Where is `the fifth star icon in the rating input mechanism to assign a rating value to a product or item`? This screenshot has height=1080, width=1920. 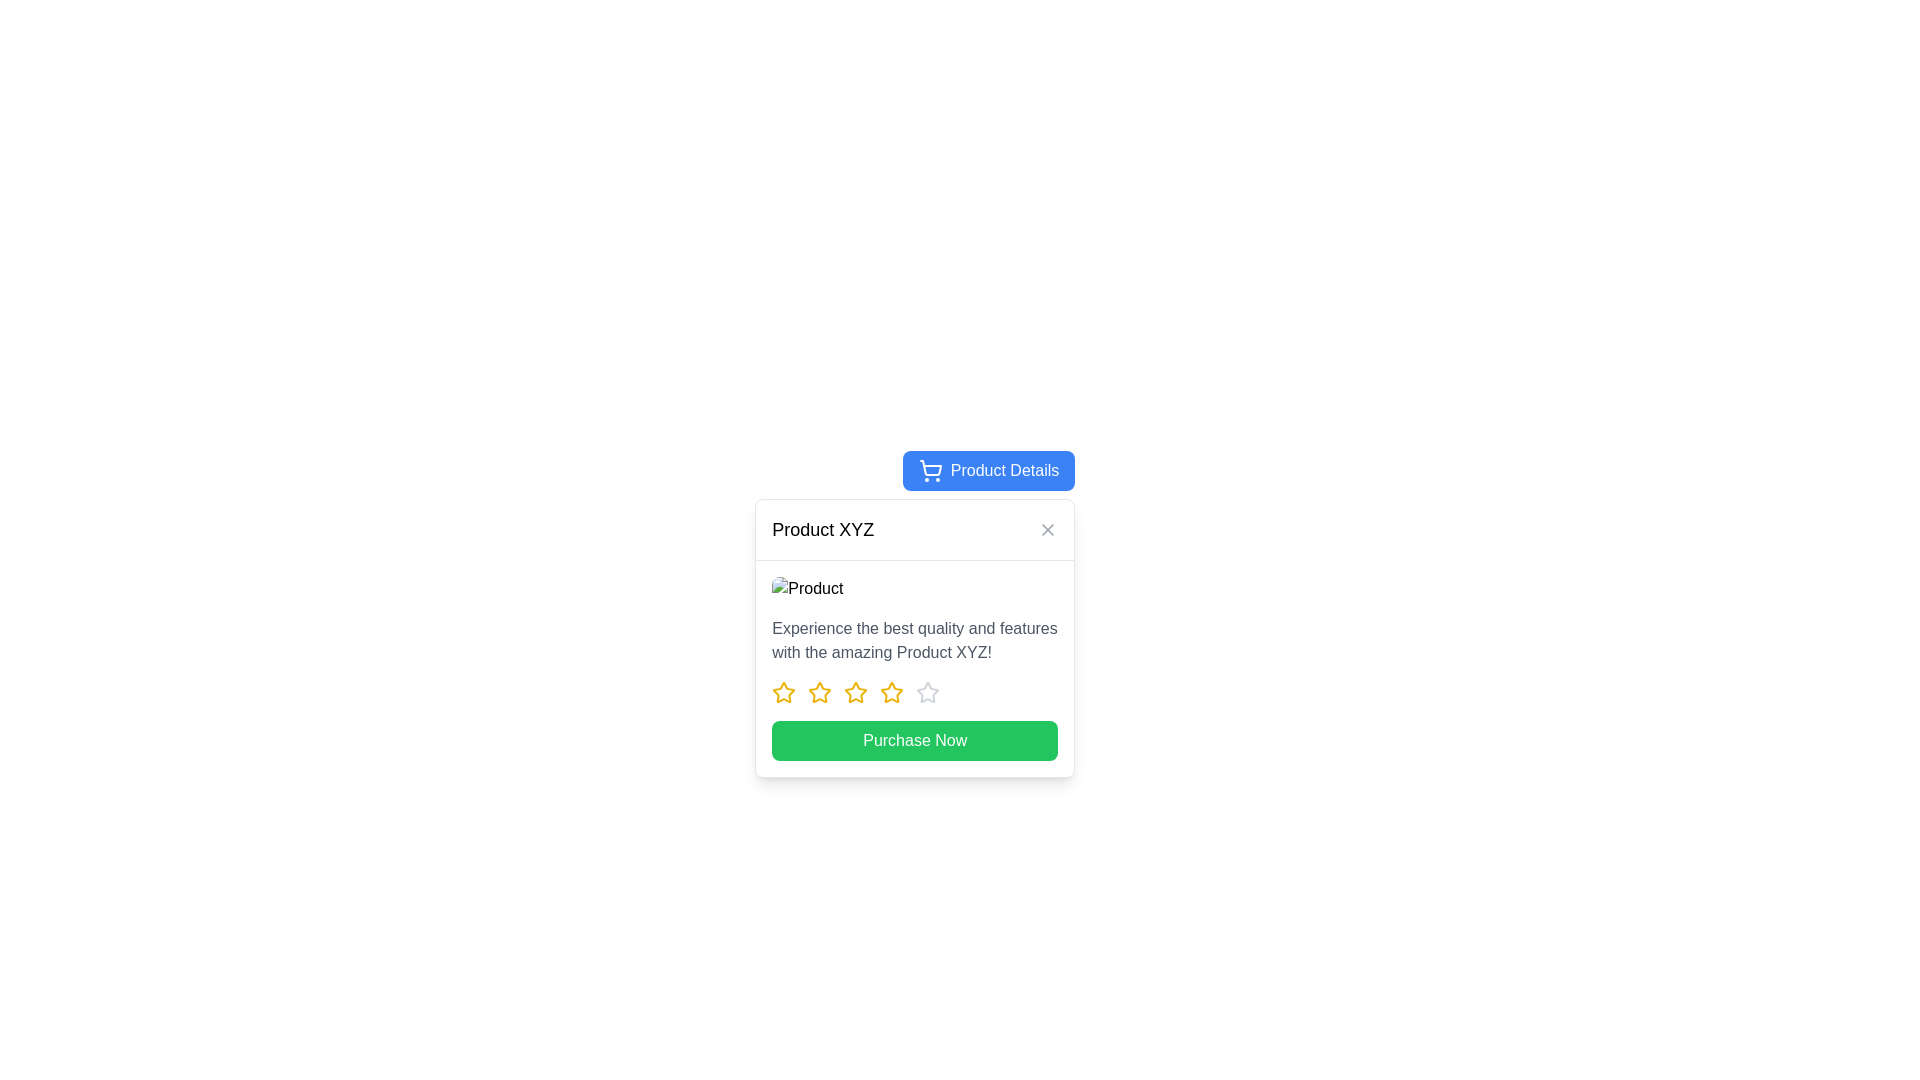 the fifth star icon in the rating input mechanism to assign a rating value to a product or item is located at coordinates (856, 692).